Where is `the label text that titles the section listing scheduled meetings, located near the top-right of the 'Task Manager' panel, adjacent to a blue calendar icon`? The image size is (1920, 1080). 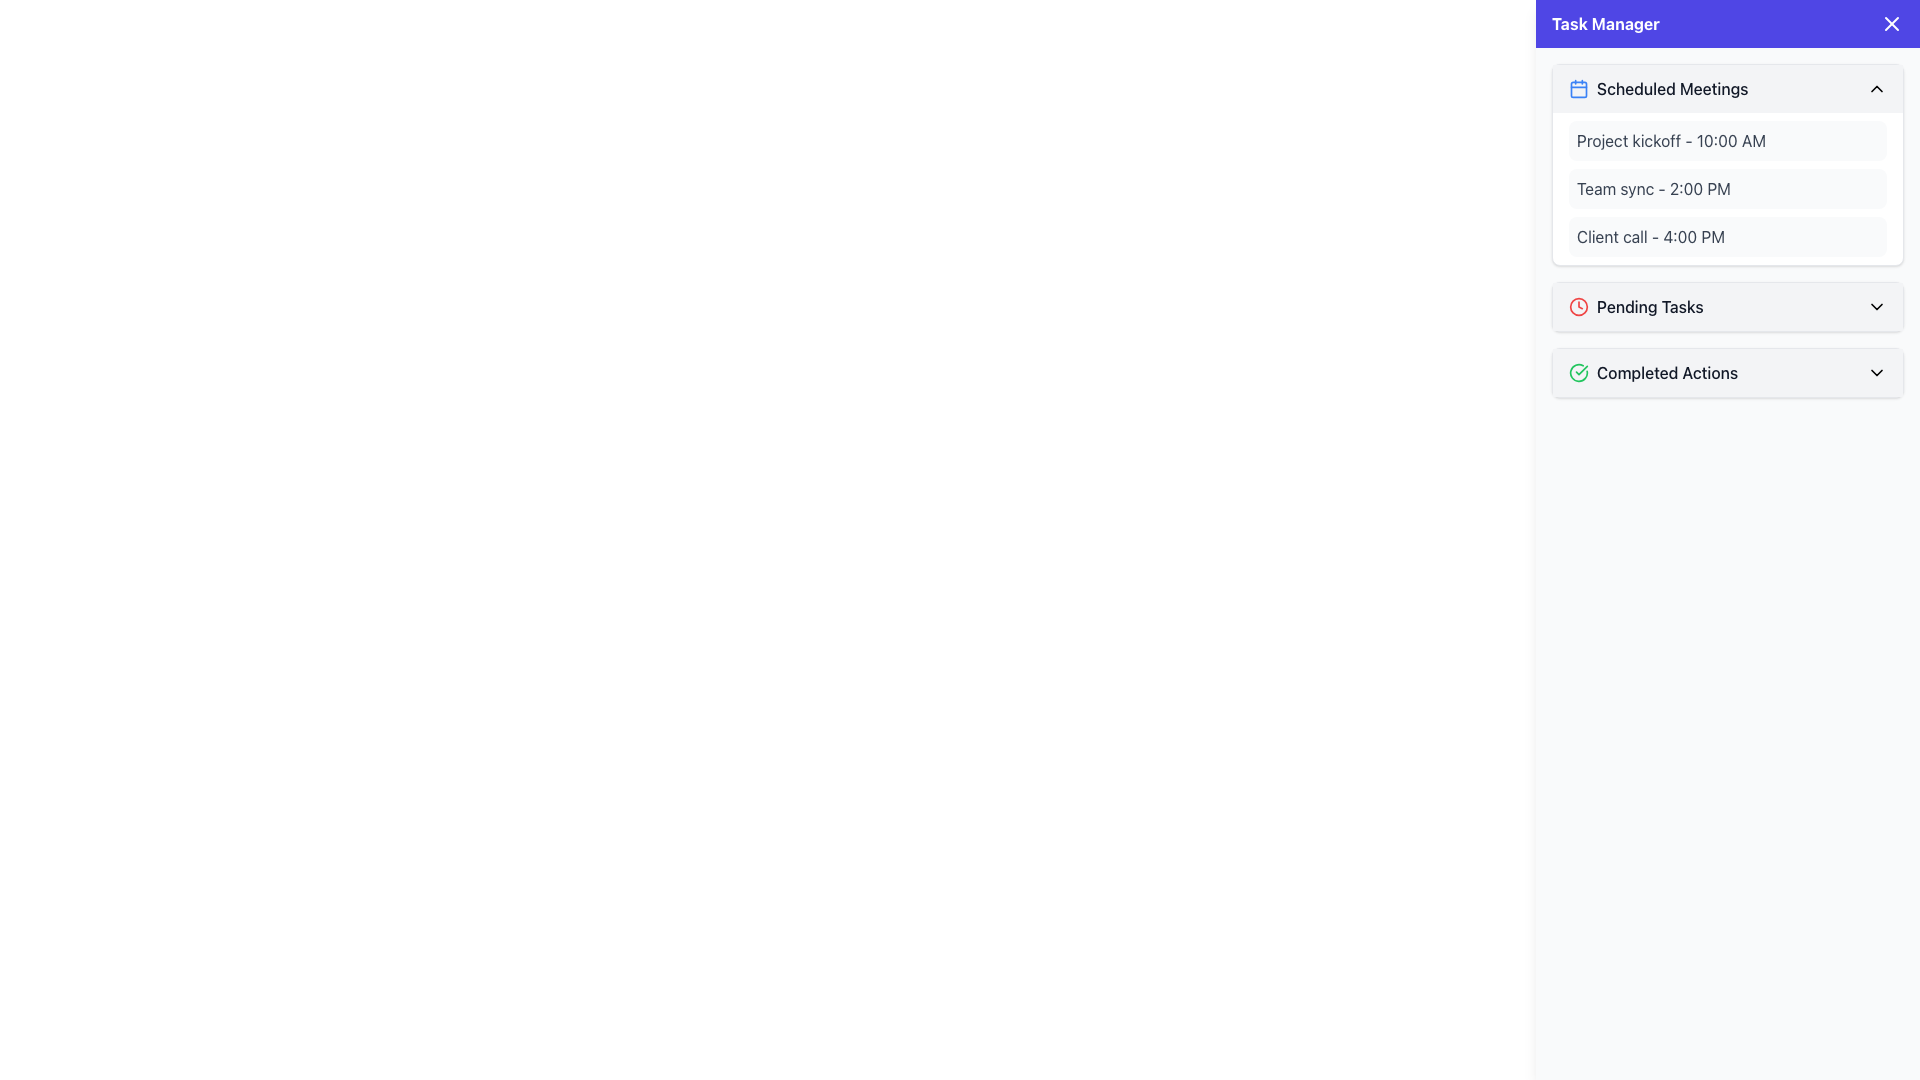 the label text that titles the section listing scheduled meetings, located near the top-right of the 'Task Manager' panel, adjacent to a blue calendar icon is located at coordinates (1672, 87).